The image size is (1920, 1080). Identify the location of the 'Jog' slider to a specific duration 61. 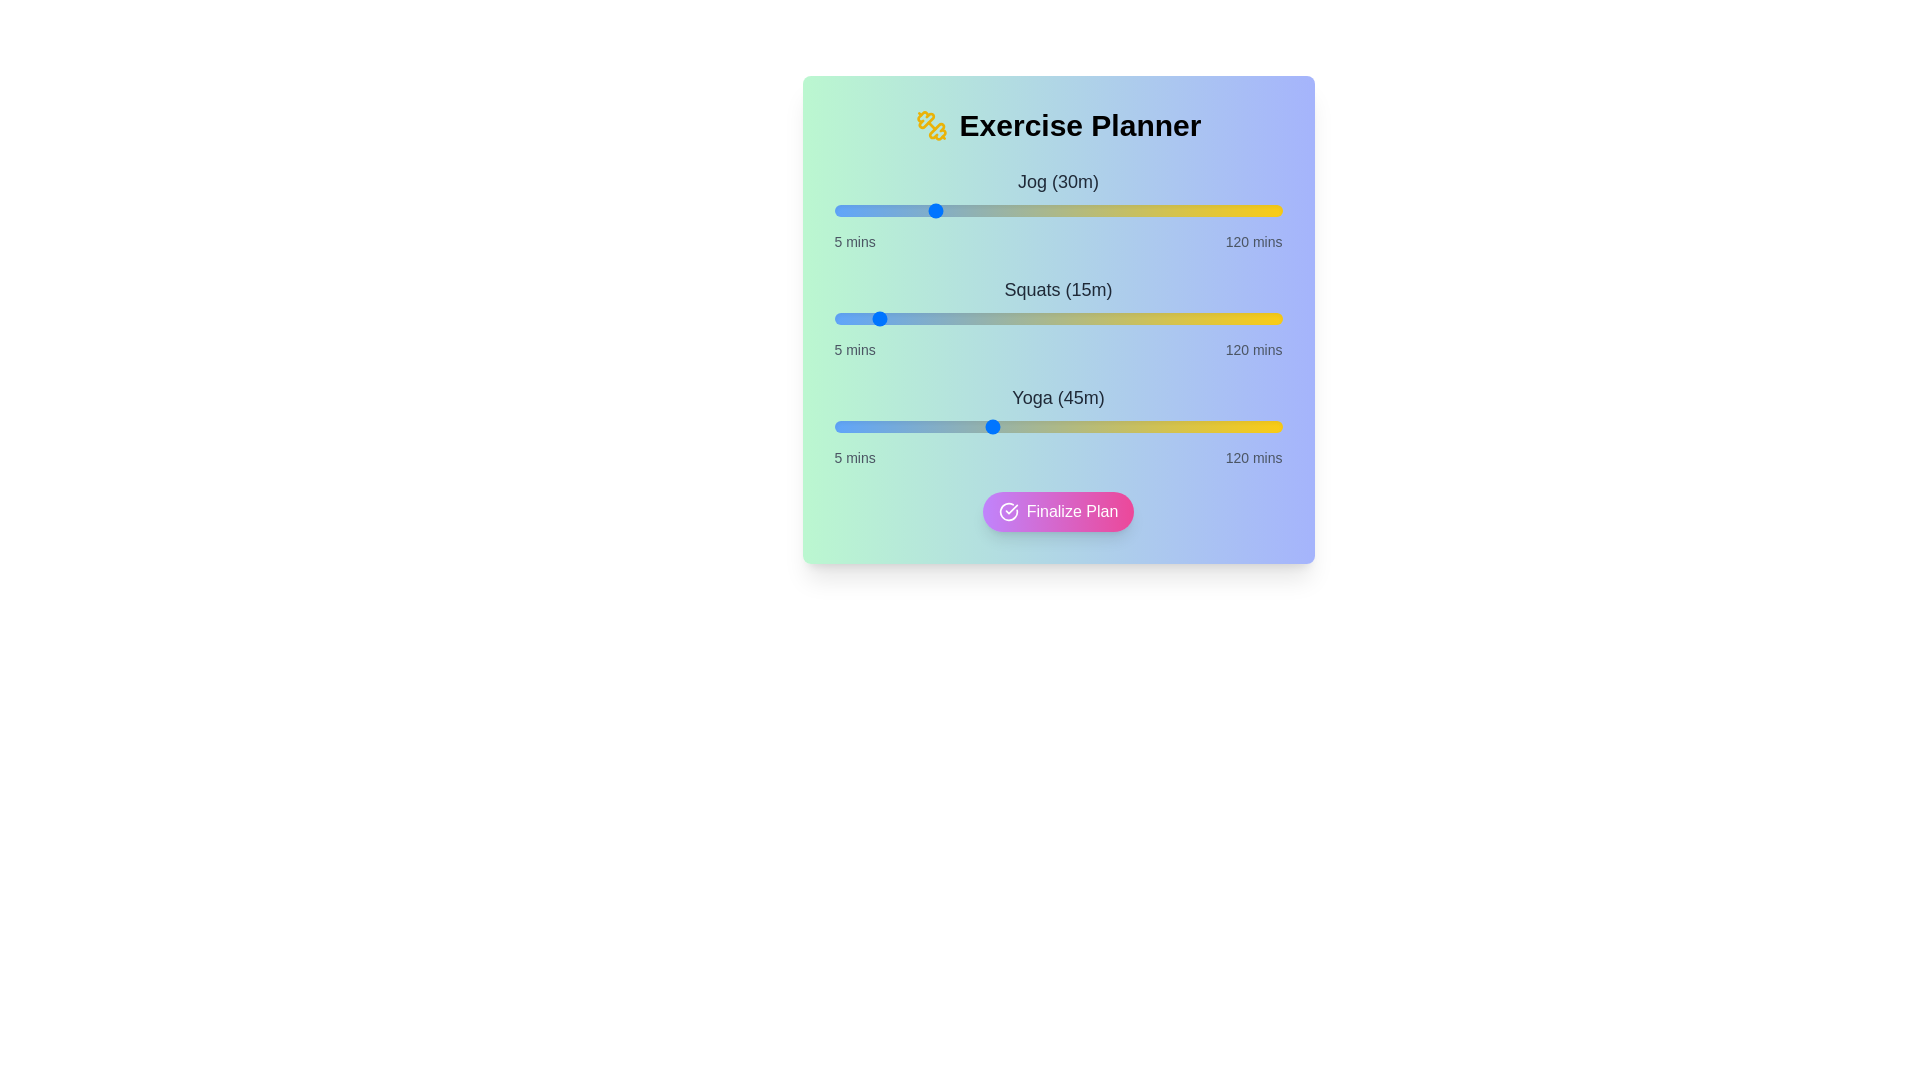
(1051, 211).